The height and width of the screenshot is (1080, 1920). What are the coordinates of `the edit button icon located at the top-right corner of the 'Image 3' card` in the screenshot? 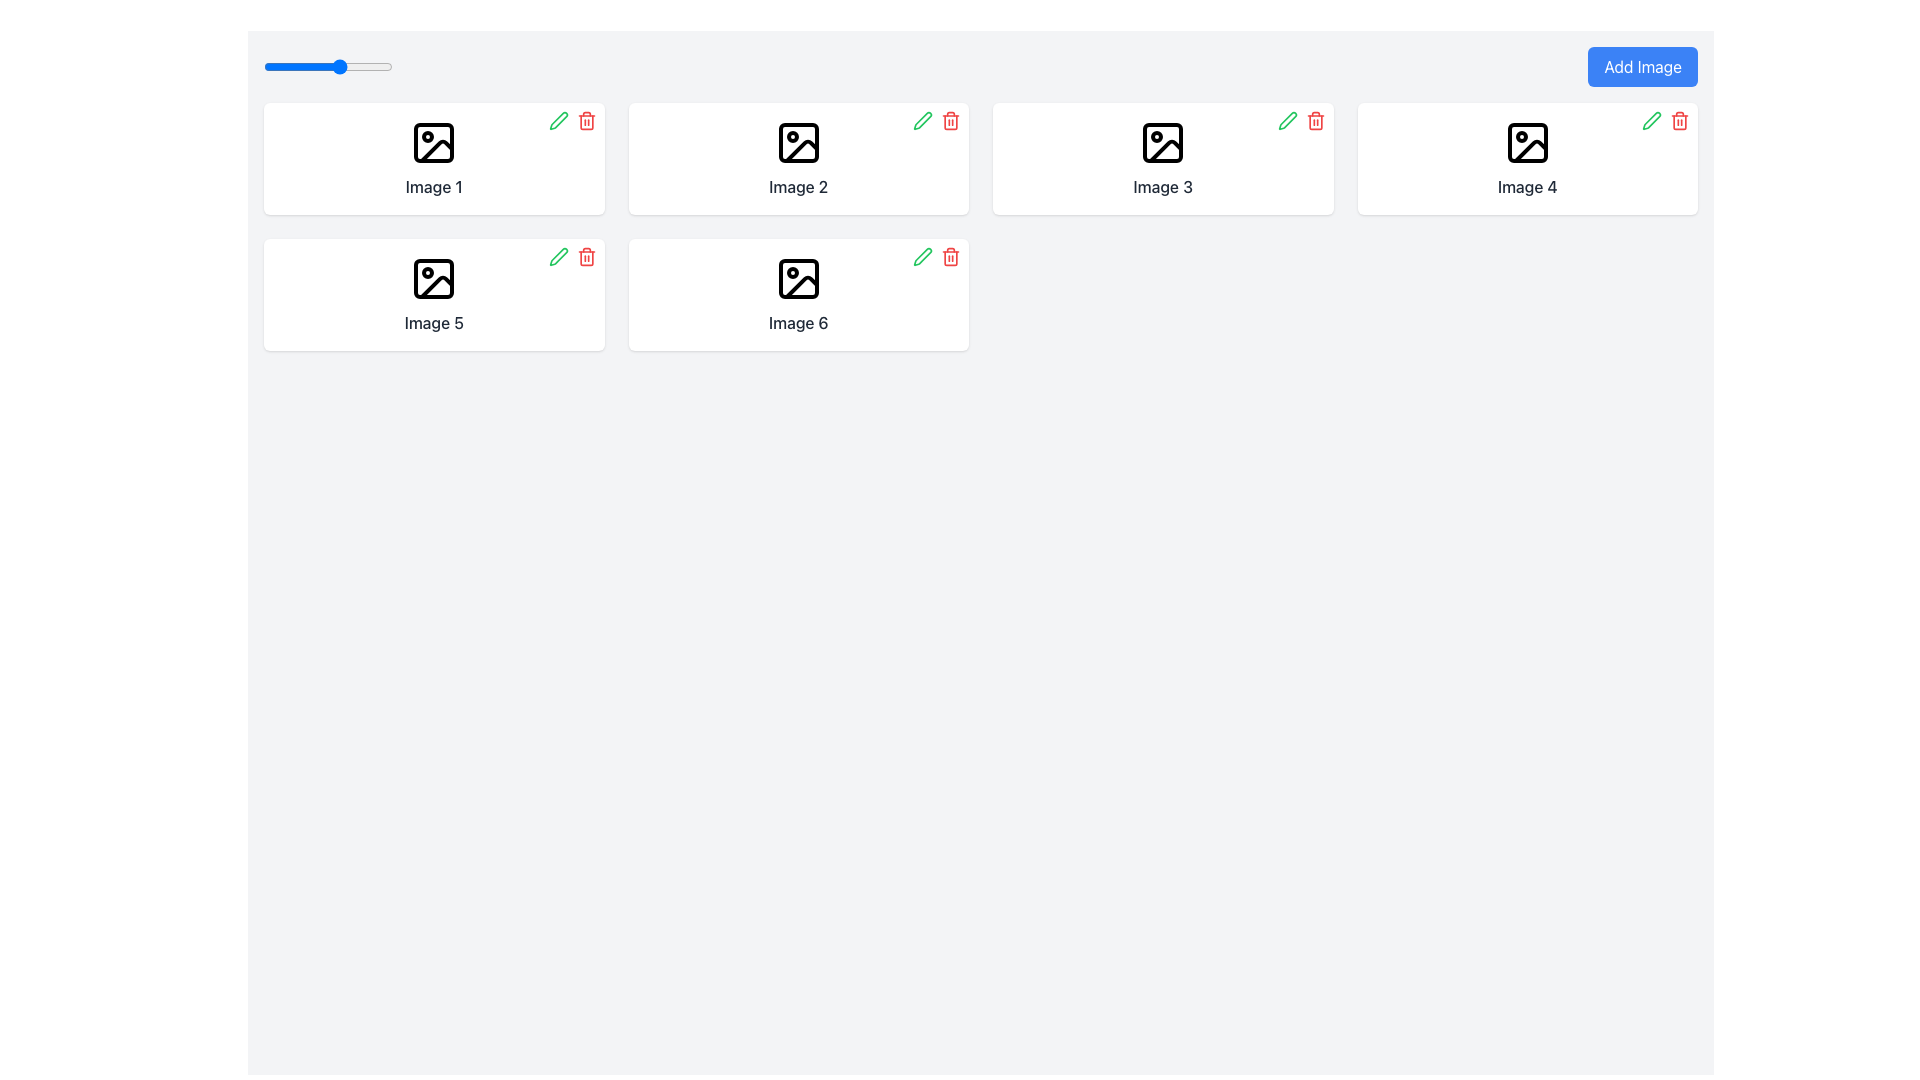 It's located at (1287, 120).